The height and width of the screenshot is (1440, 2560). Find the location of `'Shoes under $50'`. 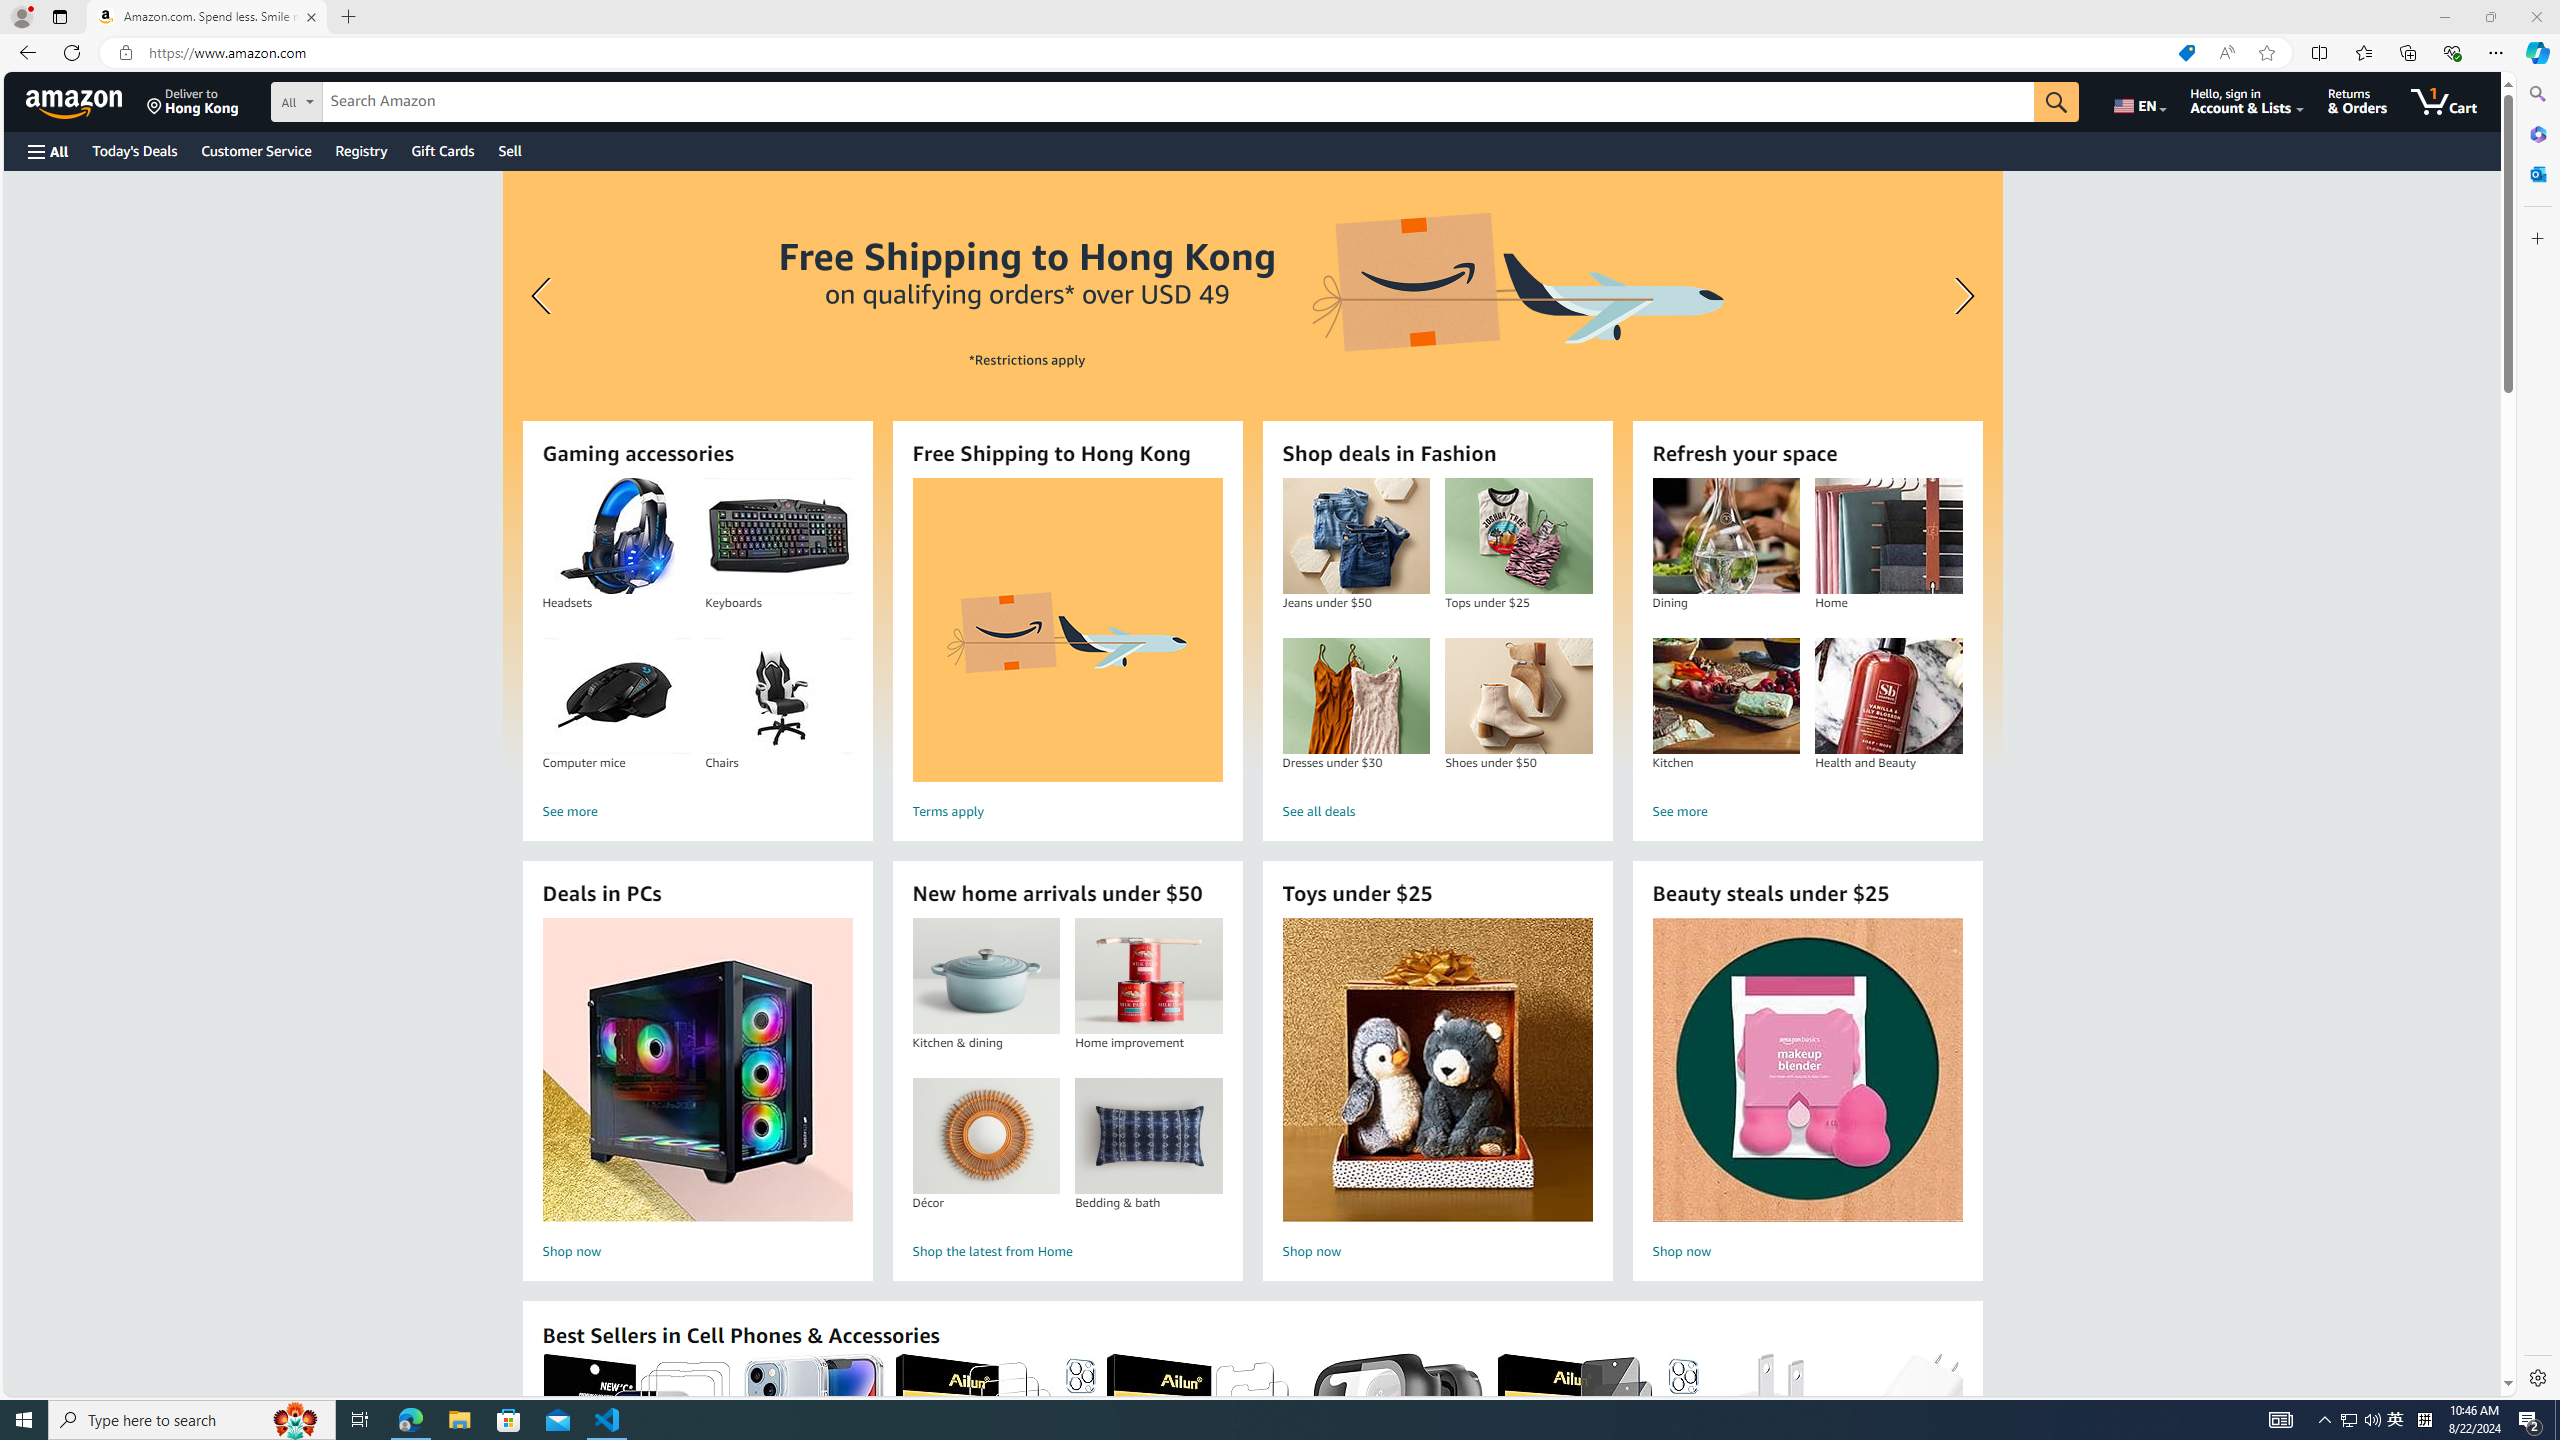

'Shoes under $50' is located at coordinates (1519, 696).